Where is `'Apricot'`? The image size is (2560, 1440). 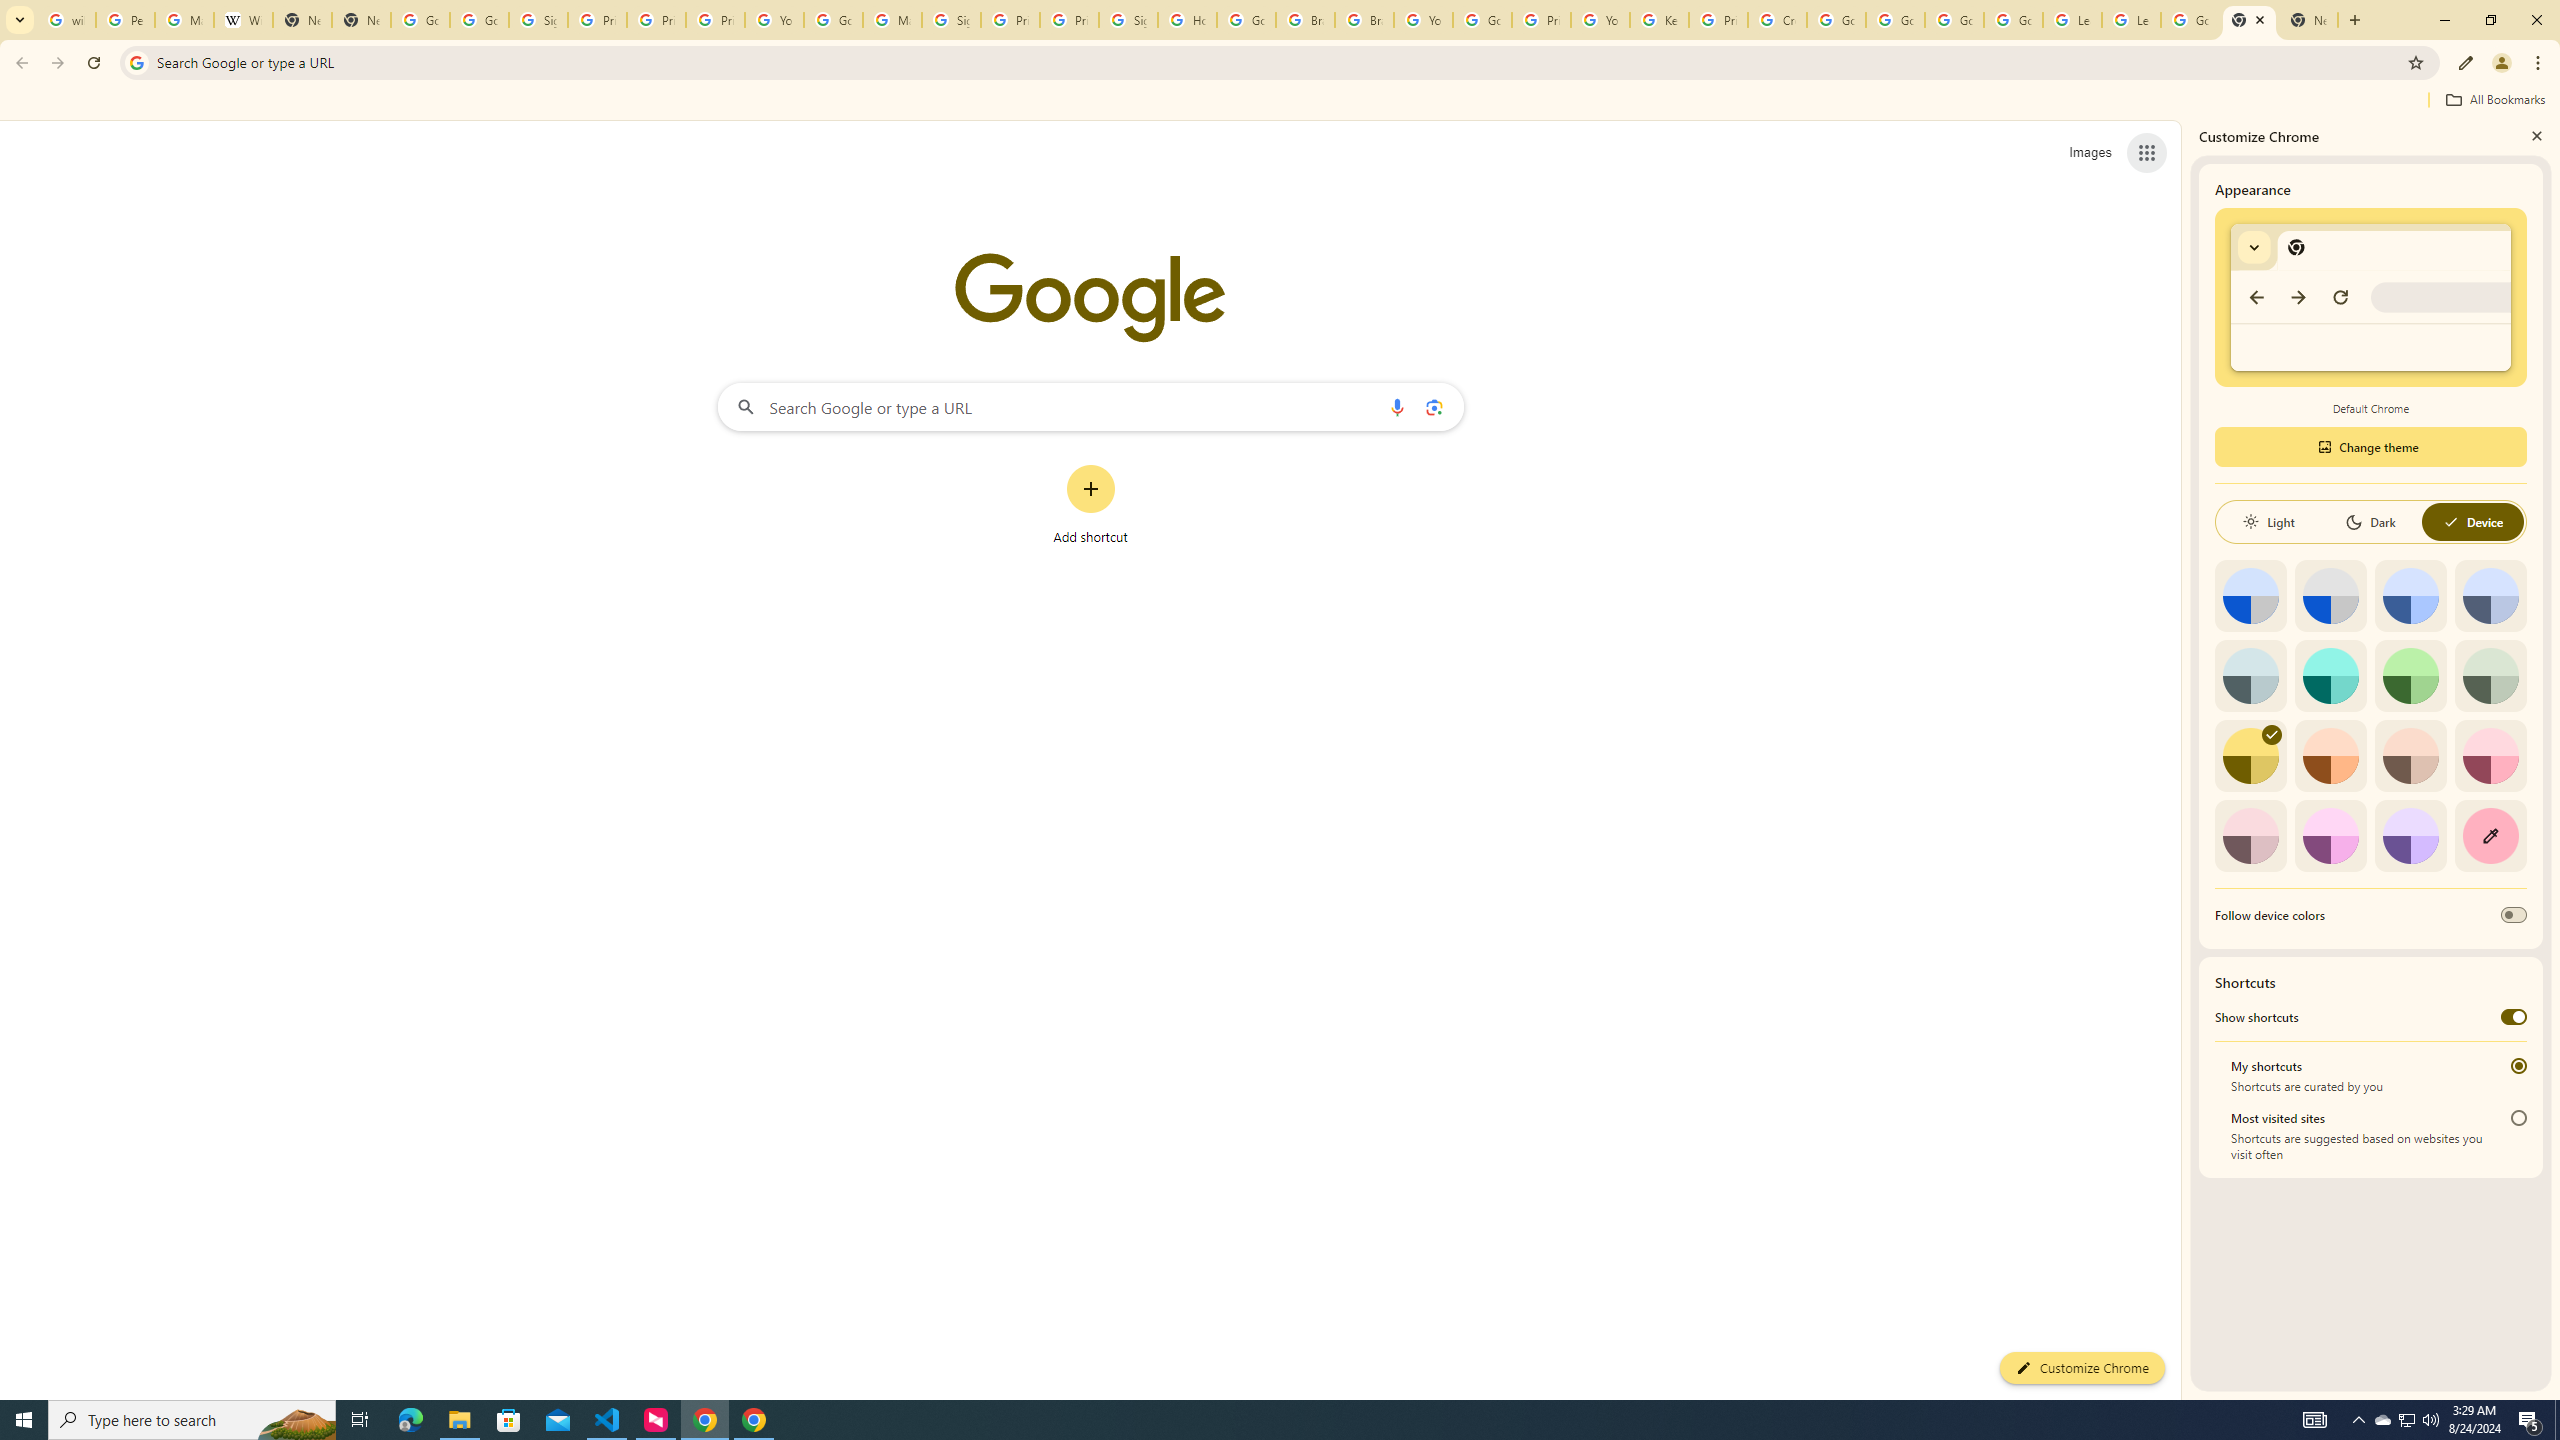
'Apricot' is located at coordinates (2410, 755).